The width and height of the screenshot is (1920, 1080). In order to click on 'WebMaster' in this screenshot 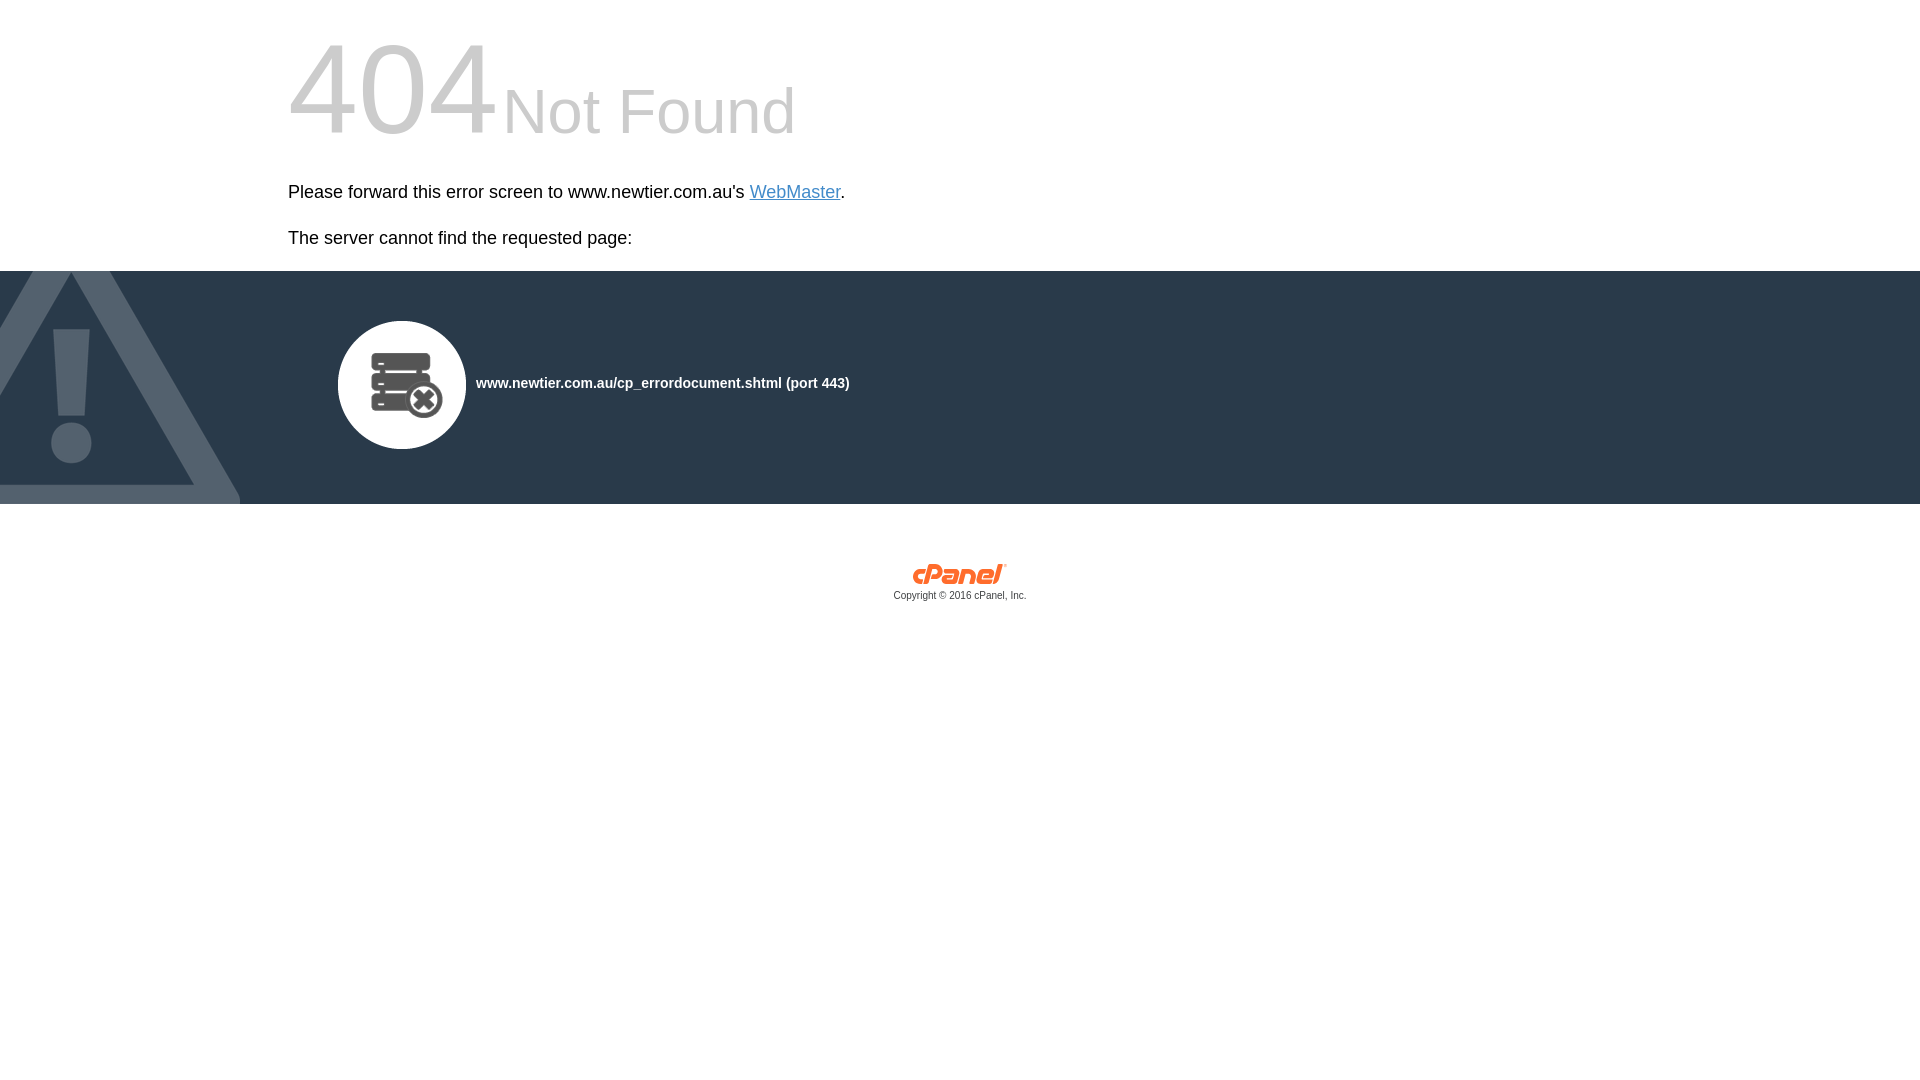, I will do `click(794, 192)`.